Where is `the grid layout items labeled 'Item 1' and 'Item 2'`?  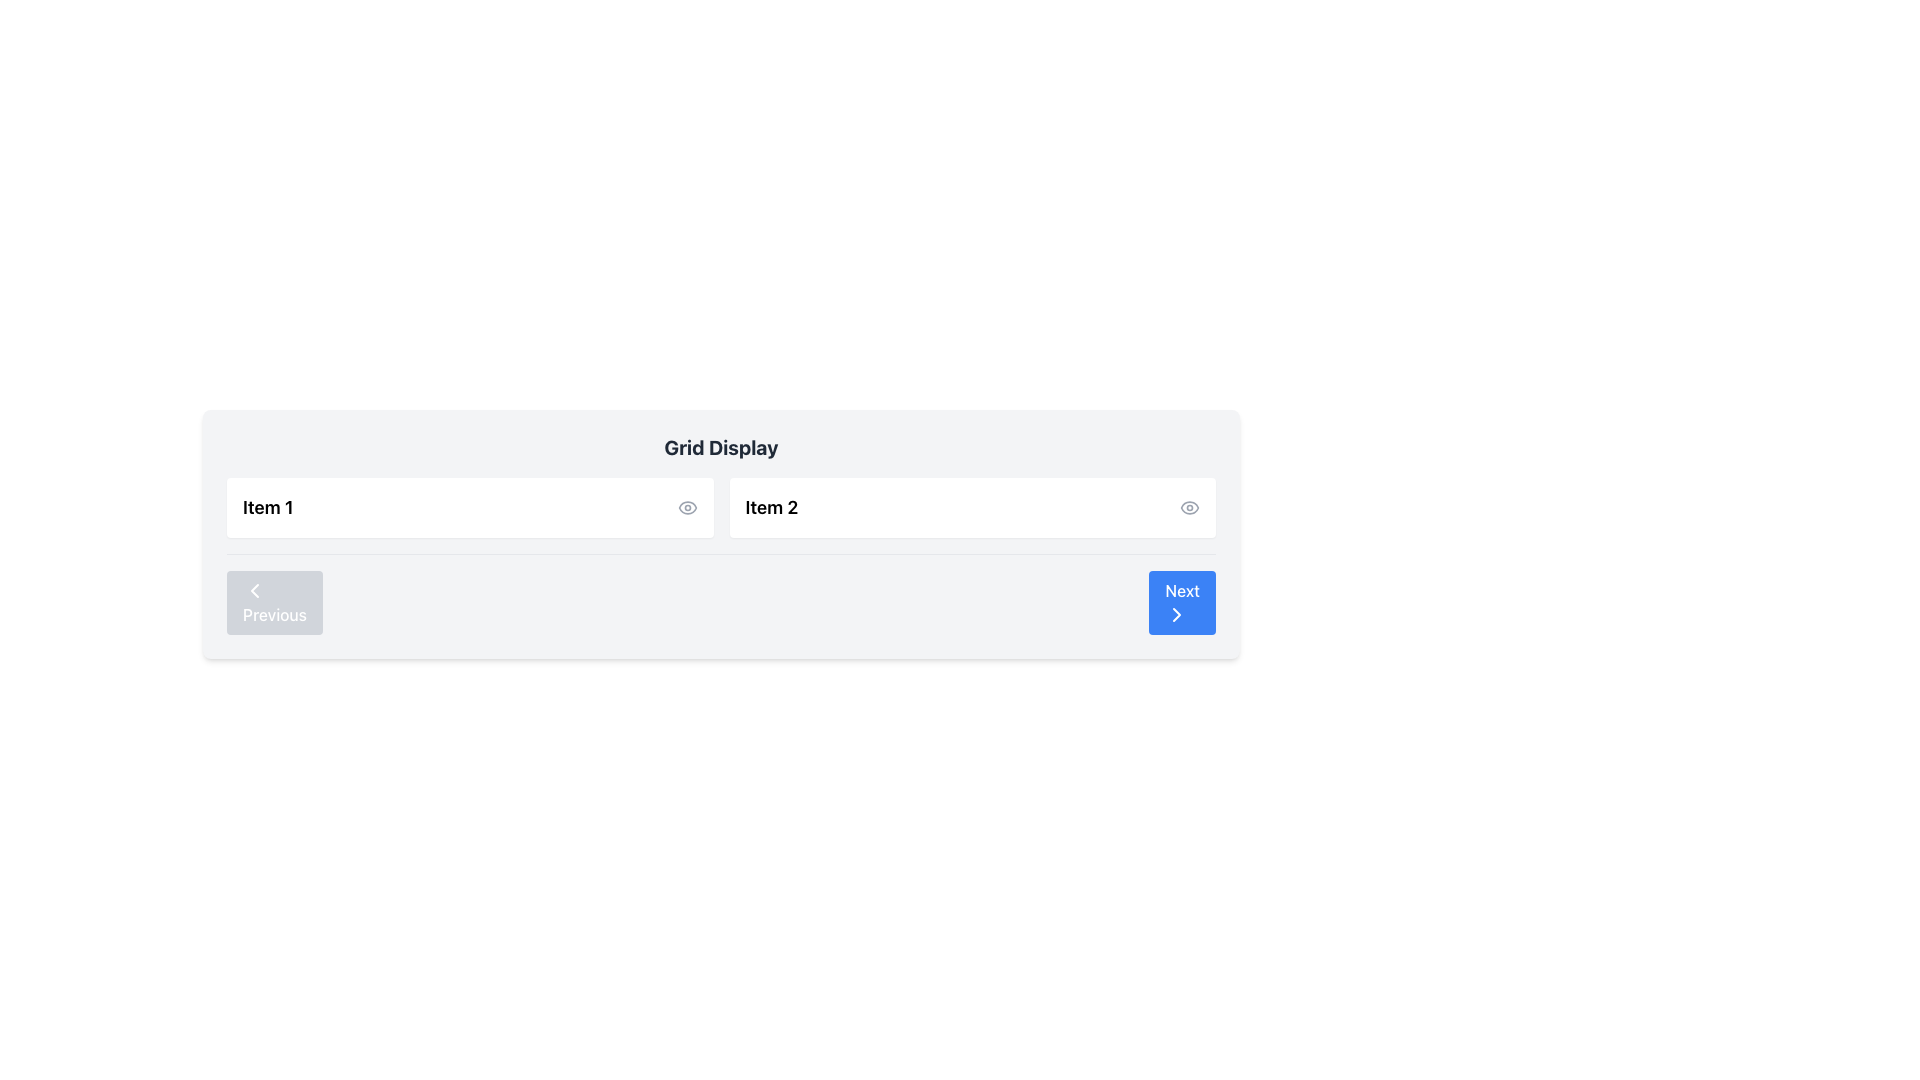 the grid layout items labeled 'Item 1' and 'Item 2' is located at coordinates (720, 507).